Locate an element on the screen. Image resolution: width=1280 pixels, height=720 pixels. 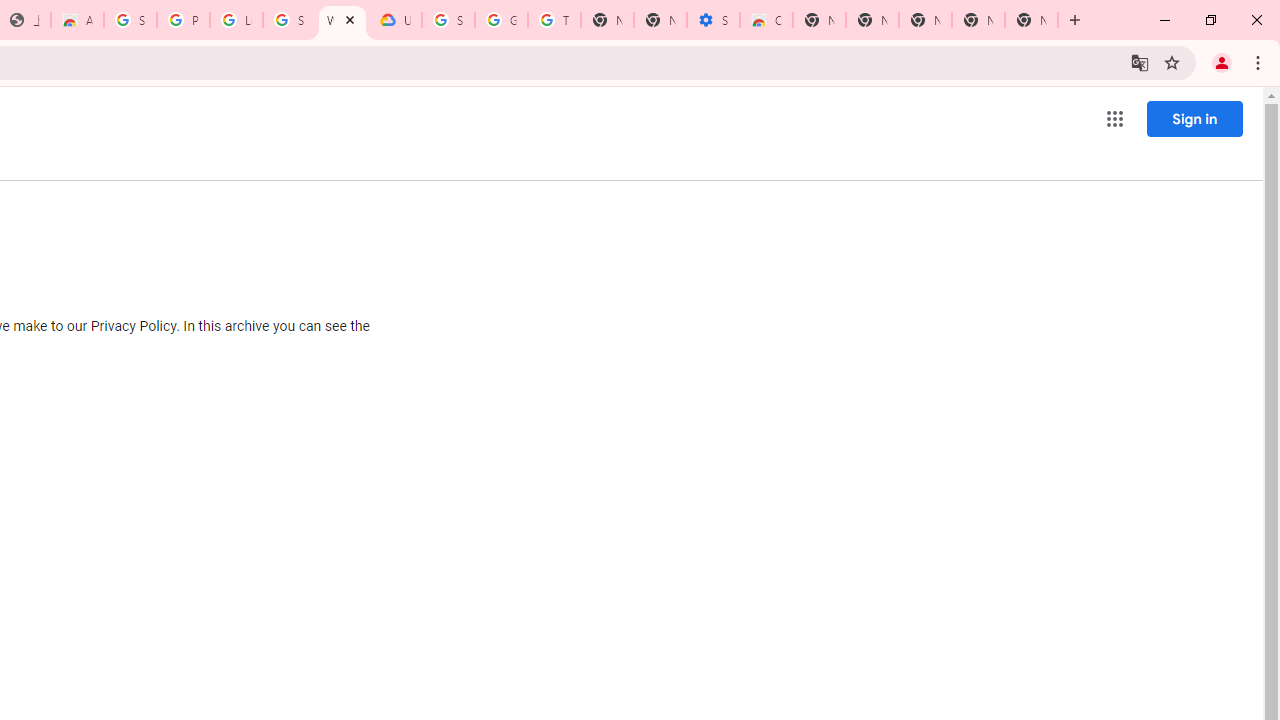
'Who are Google' is located at coordinates (342, 20).